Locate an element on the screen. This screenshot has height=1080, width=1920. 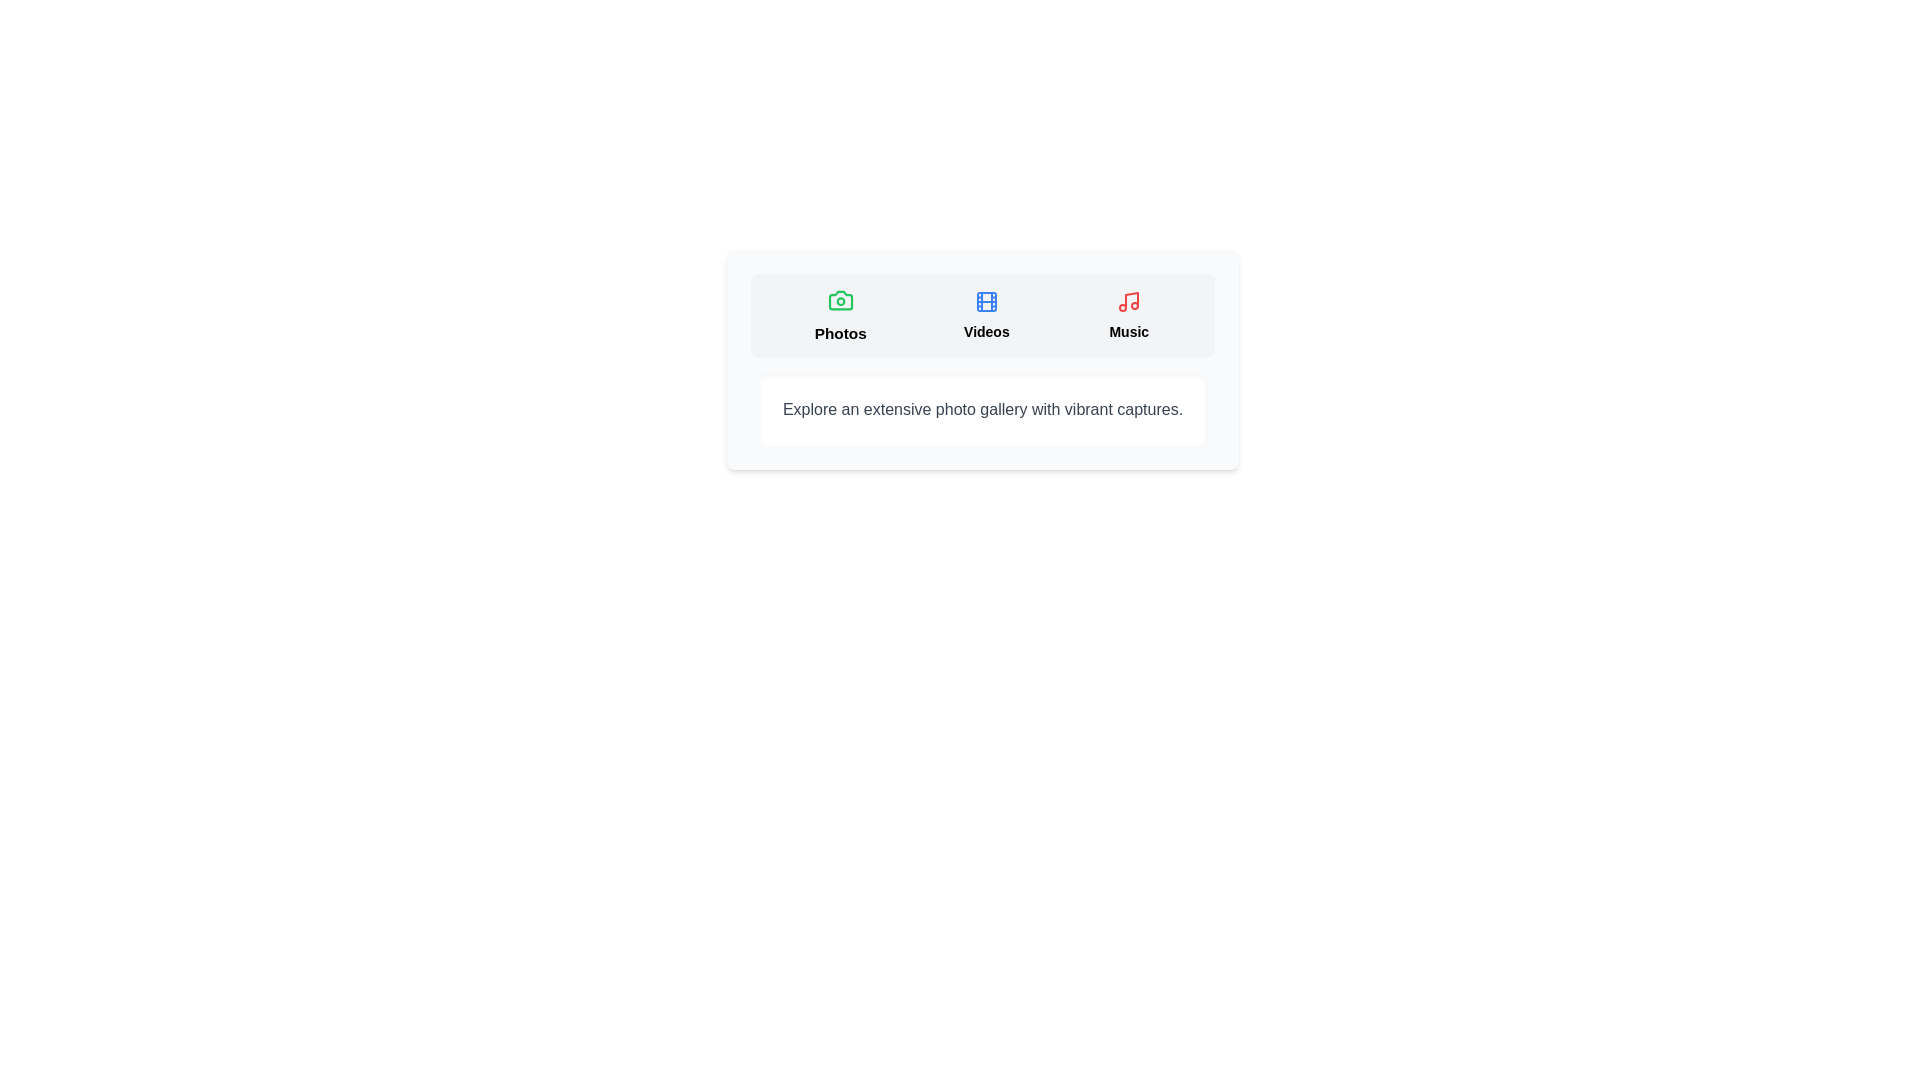
the tab labeled Music to trigger the hover effect is located at coordinates (1129, 315).